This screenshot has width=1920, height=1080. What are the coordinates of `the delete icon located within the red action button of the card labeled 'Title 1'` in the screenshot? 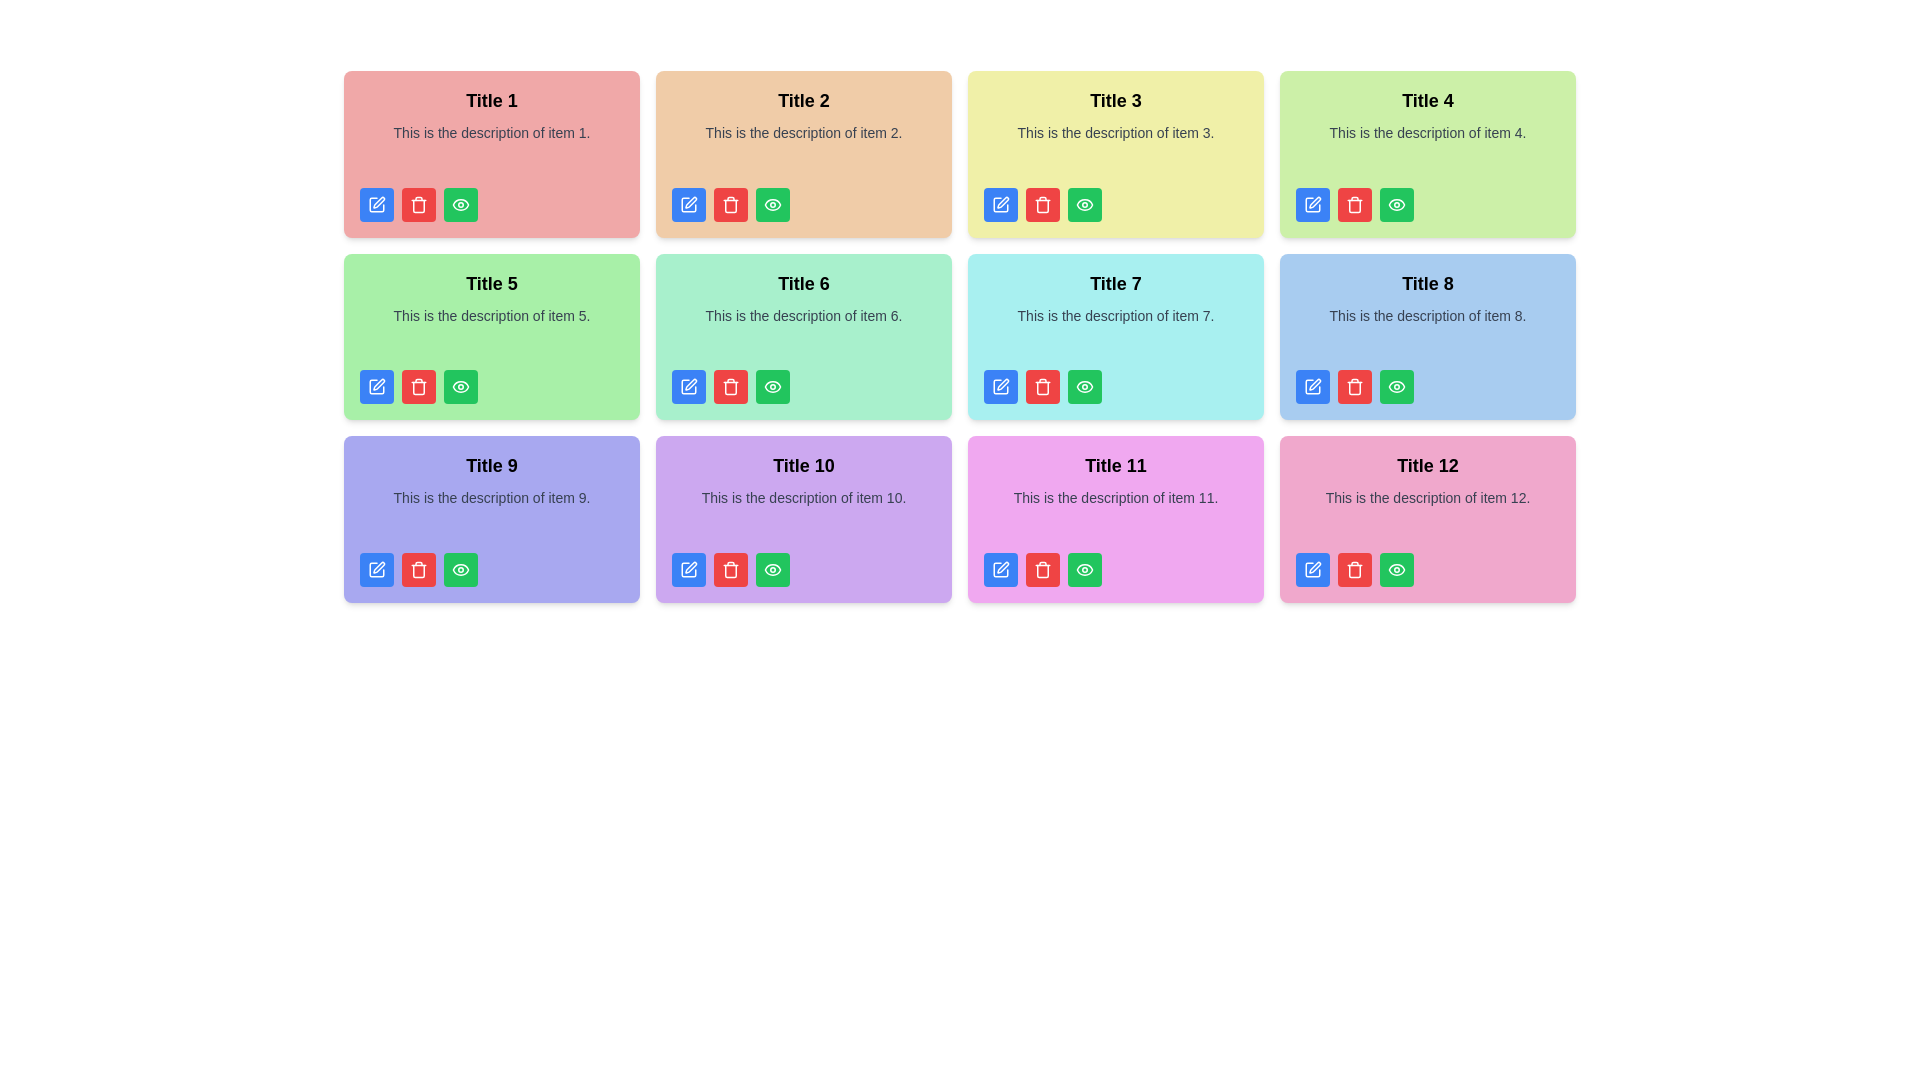 It's located at (417, 204).